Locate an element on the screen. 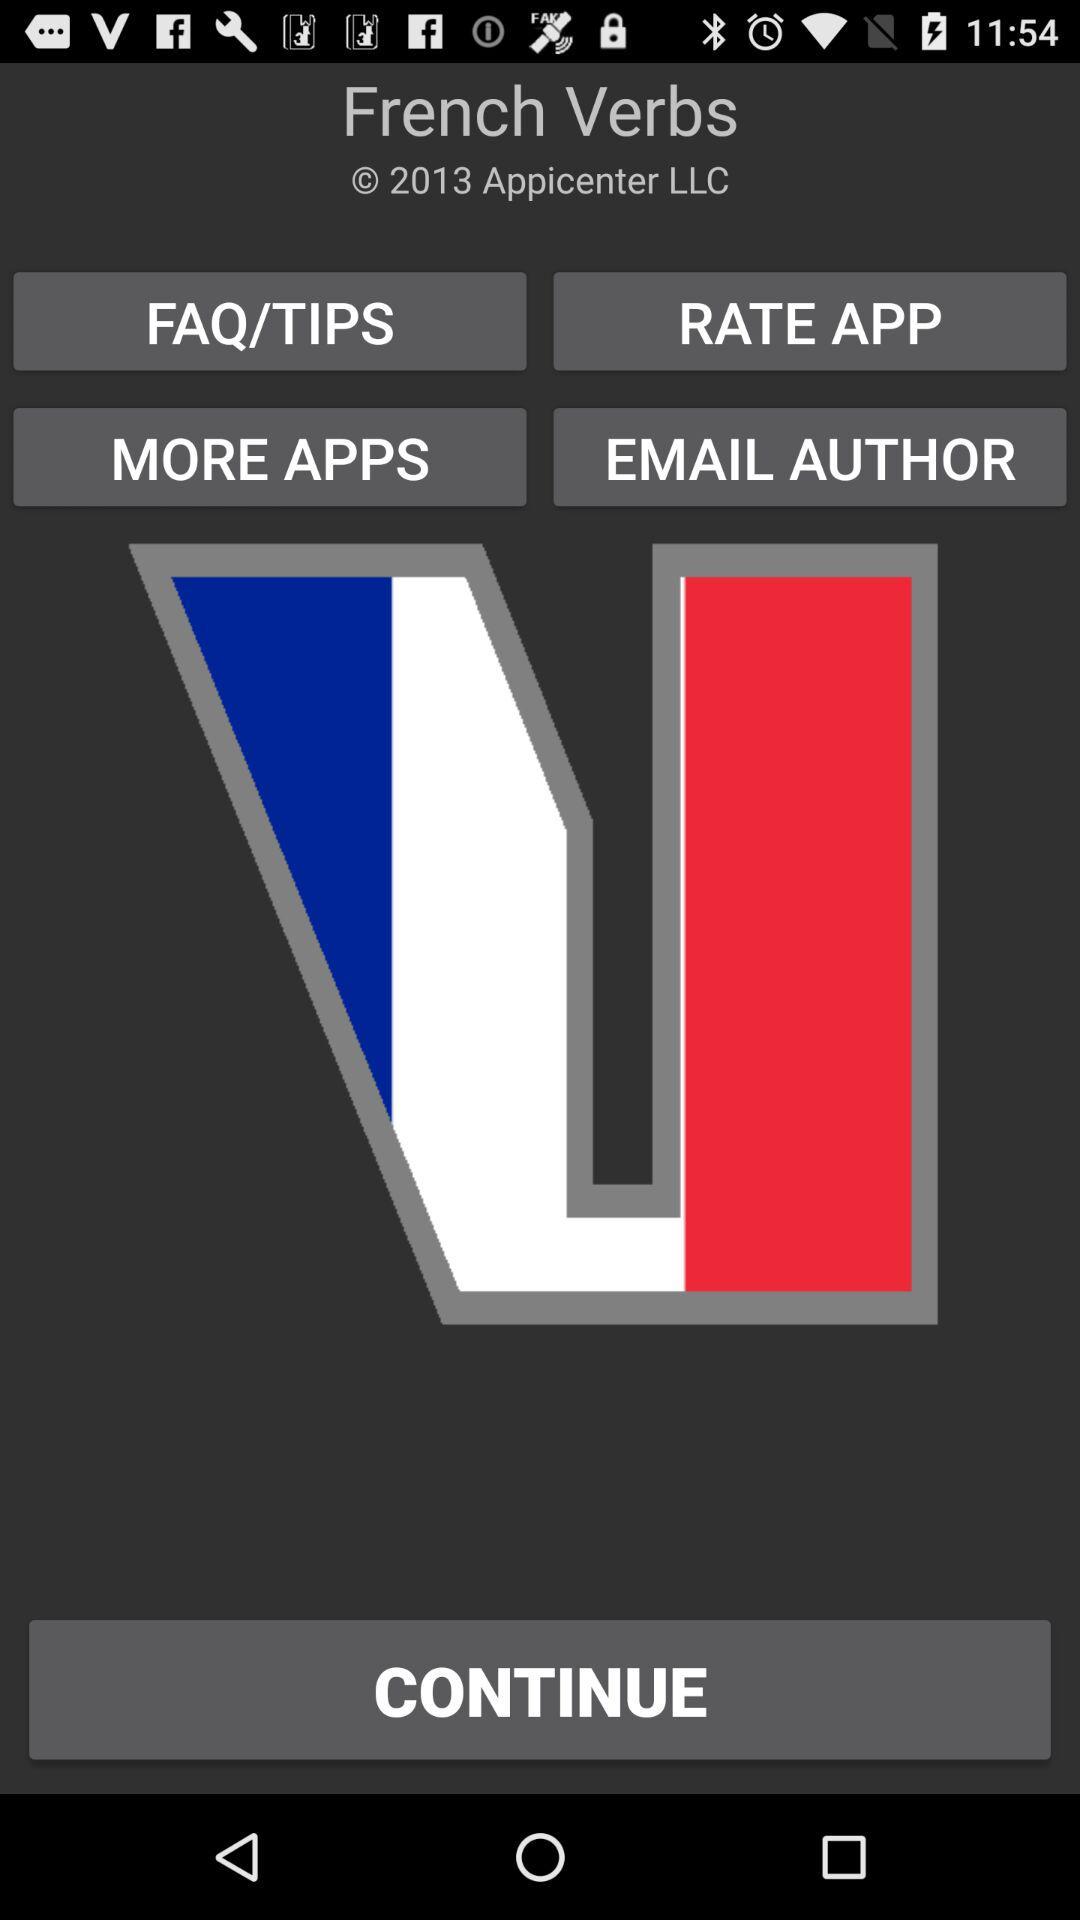 This screenshot has width=1080, height=1920. the button next to the rate app icon is located at coordinates (270, 456).